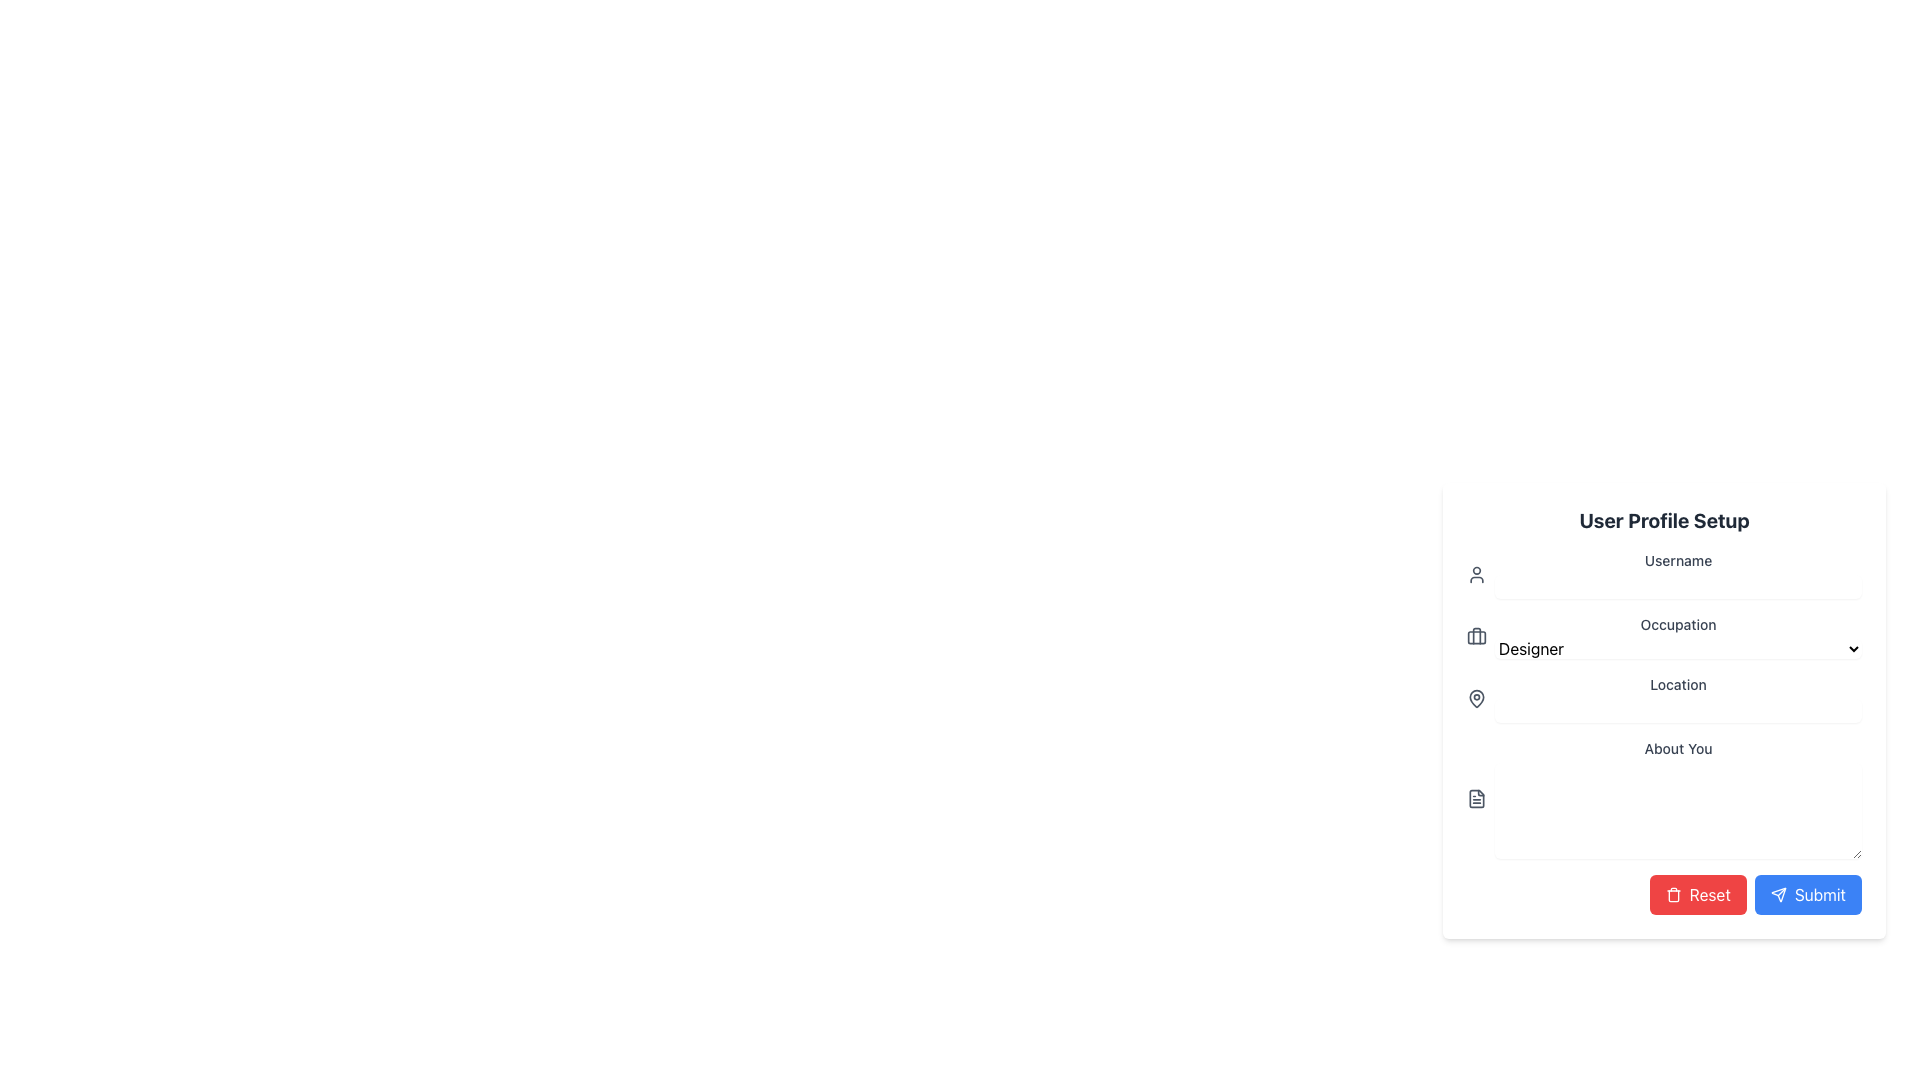 This screenshot has width=1920, height=1080. Describe the element at coordinates (1477, 797) in the screenshot. I see `the gray file icon with a document-like shape located within the 'About You' section, positioned to the left of the text area input field` at that location.